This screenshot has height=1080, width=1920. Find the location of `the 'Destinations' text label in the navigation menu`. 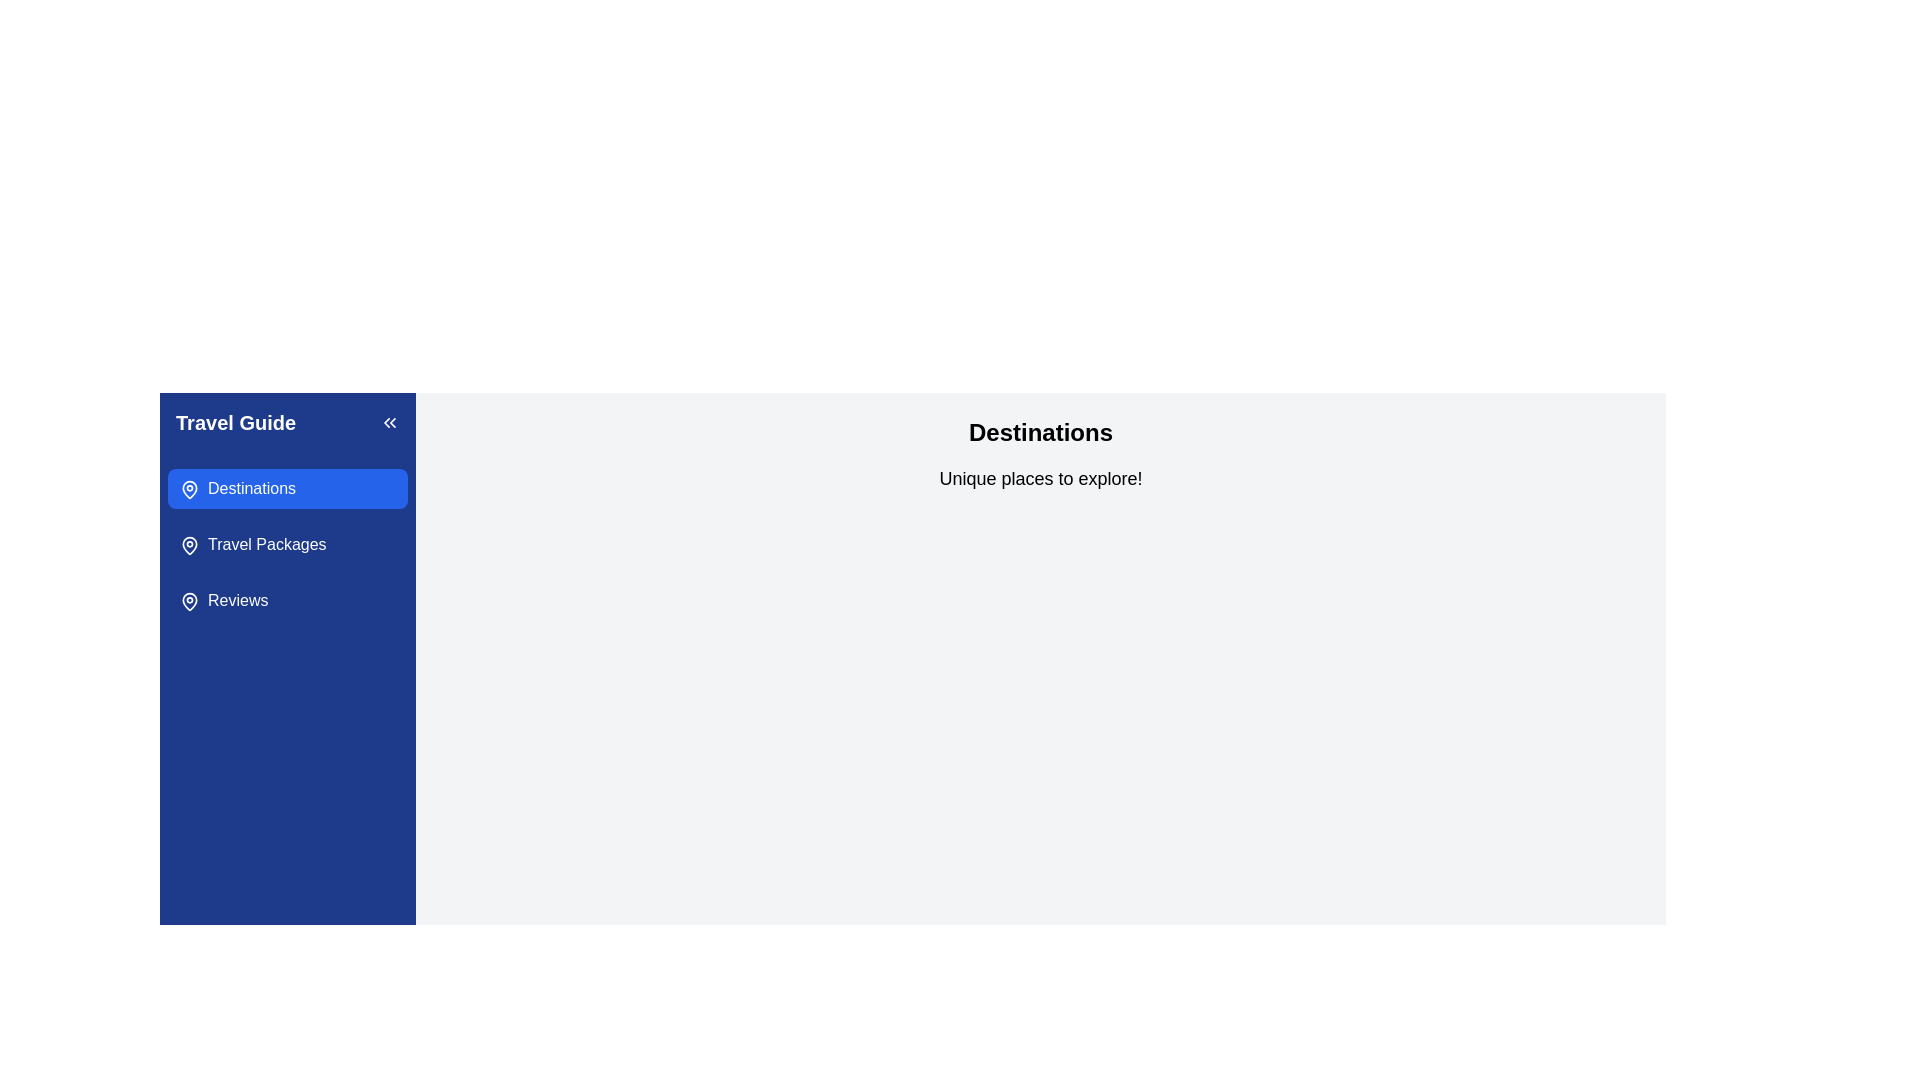

the 'Destinations' text label in the navigation menu is located at coordinates (251, 488).